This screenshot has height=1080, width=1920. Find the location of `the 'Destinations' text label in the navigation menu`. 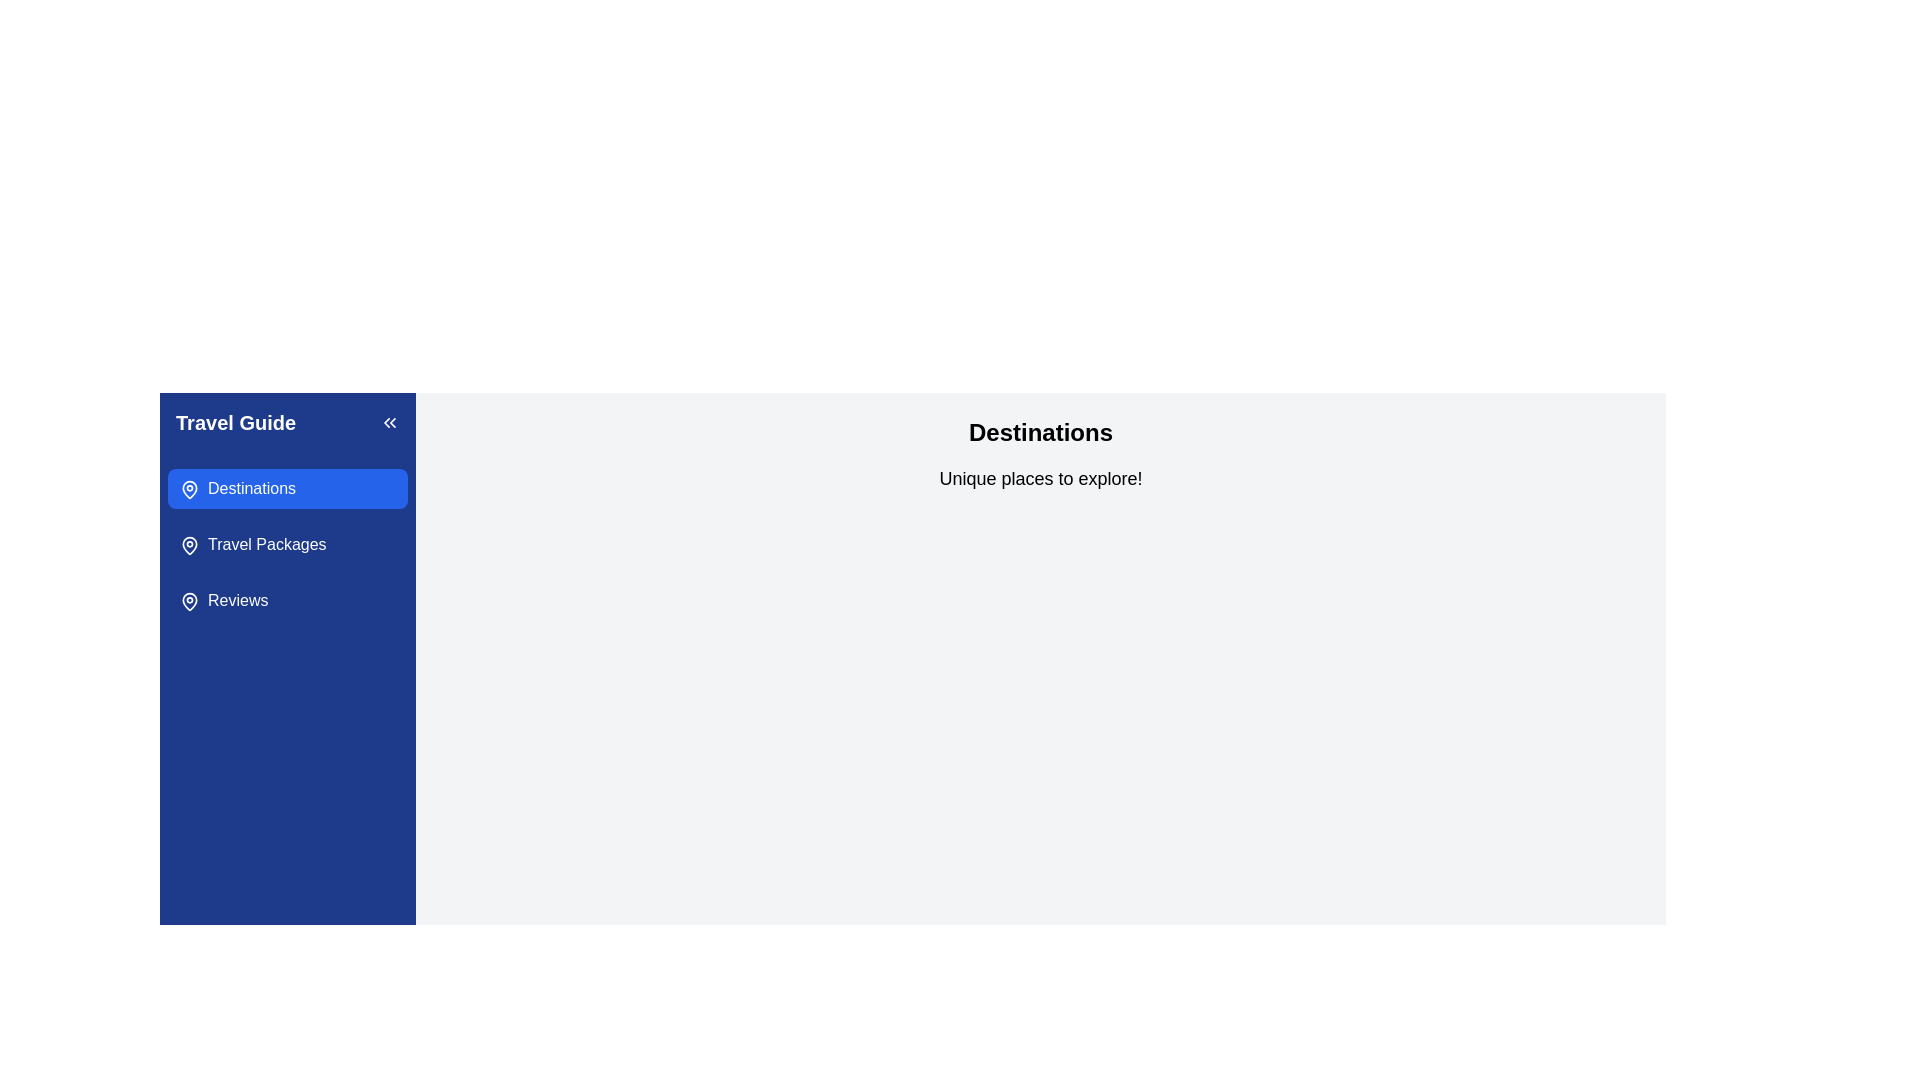

the 'Destinations' text label in the navigation menu is located at coordinates (251, 488).